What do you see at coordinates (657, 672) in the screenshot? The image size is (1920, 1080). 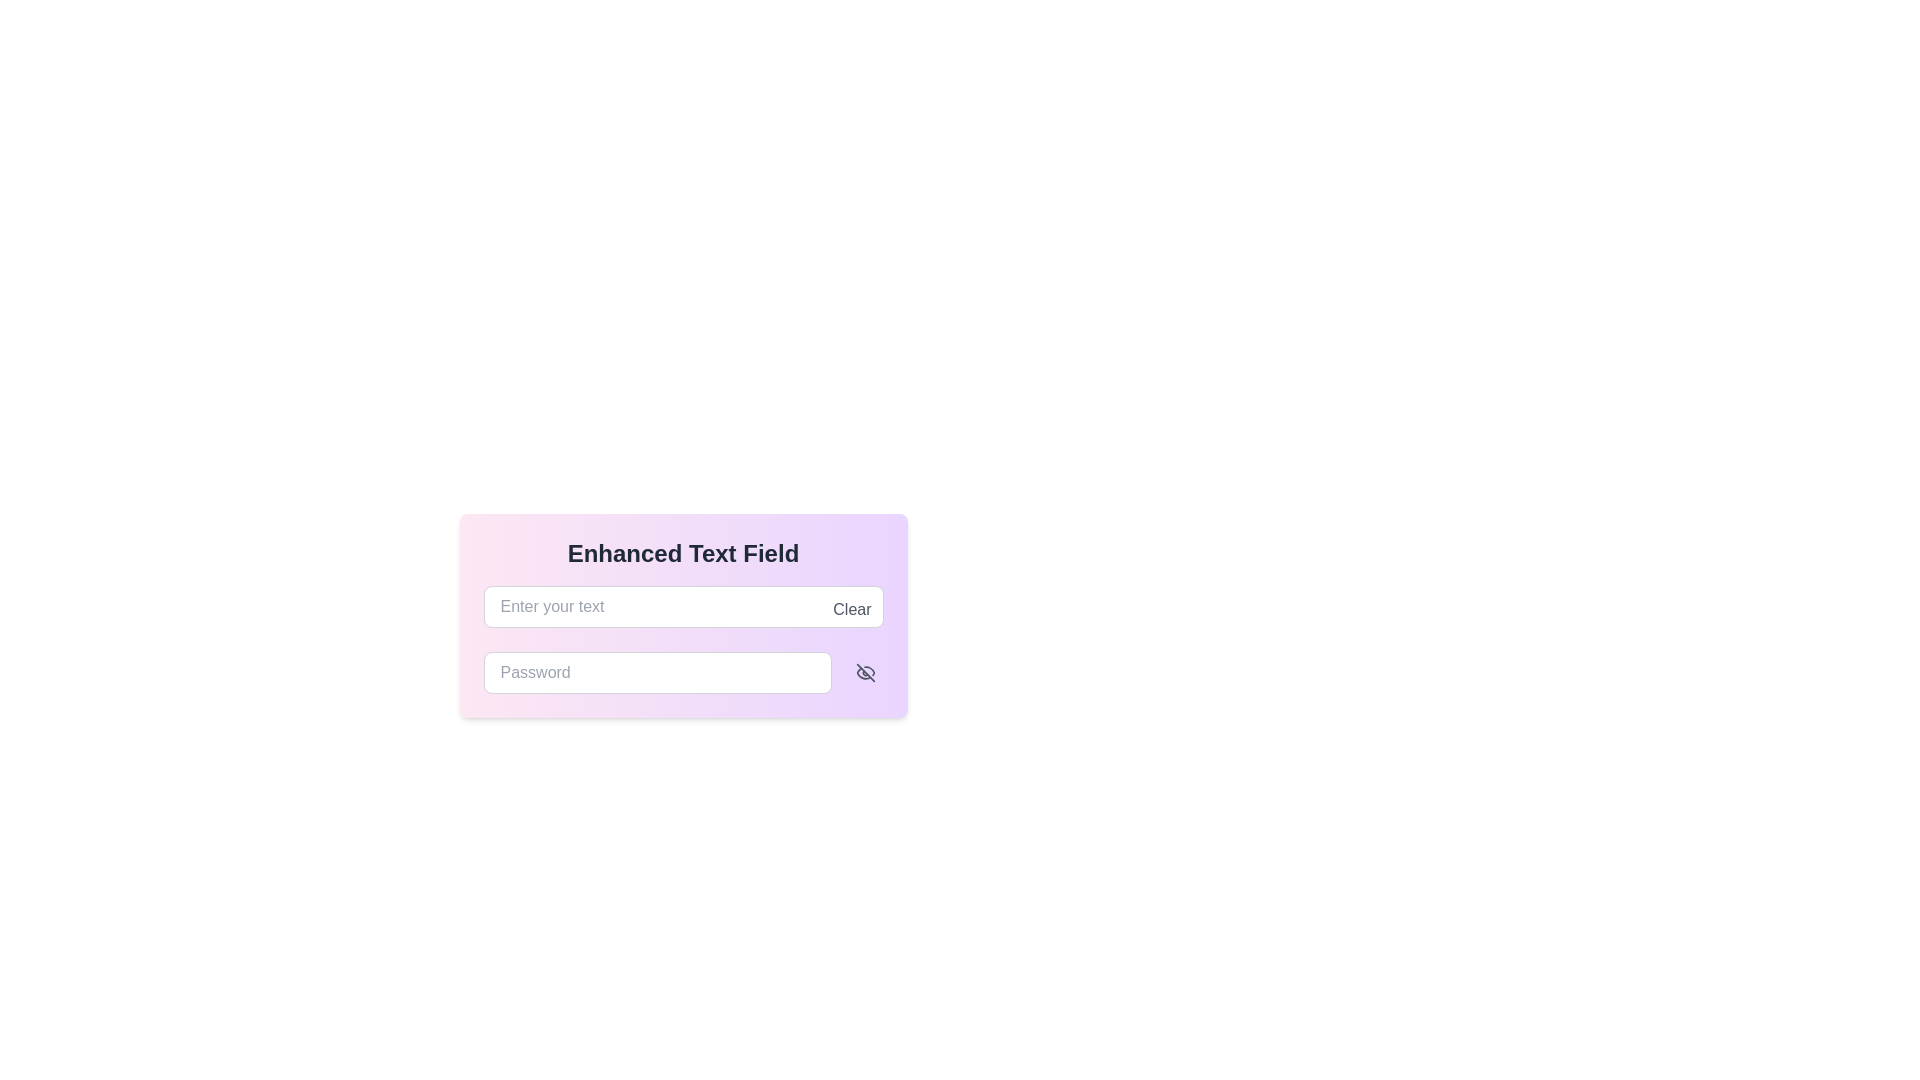 I see `the primary text input field for password entry by tabbing to it` at bounding box center [657, 672].